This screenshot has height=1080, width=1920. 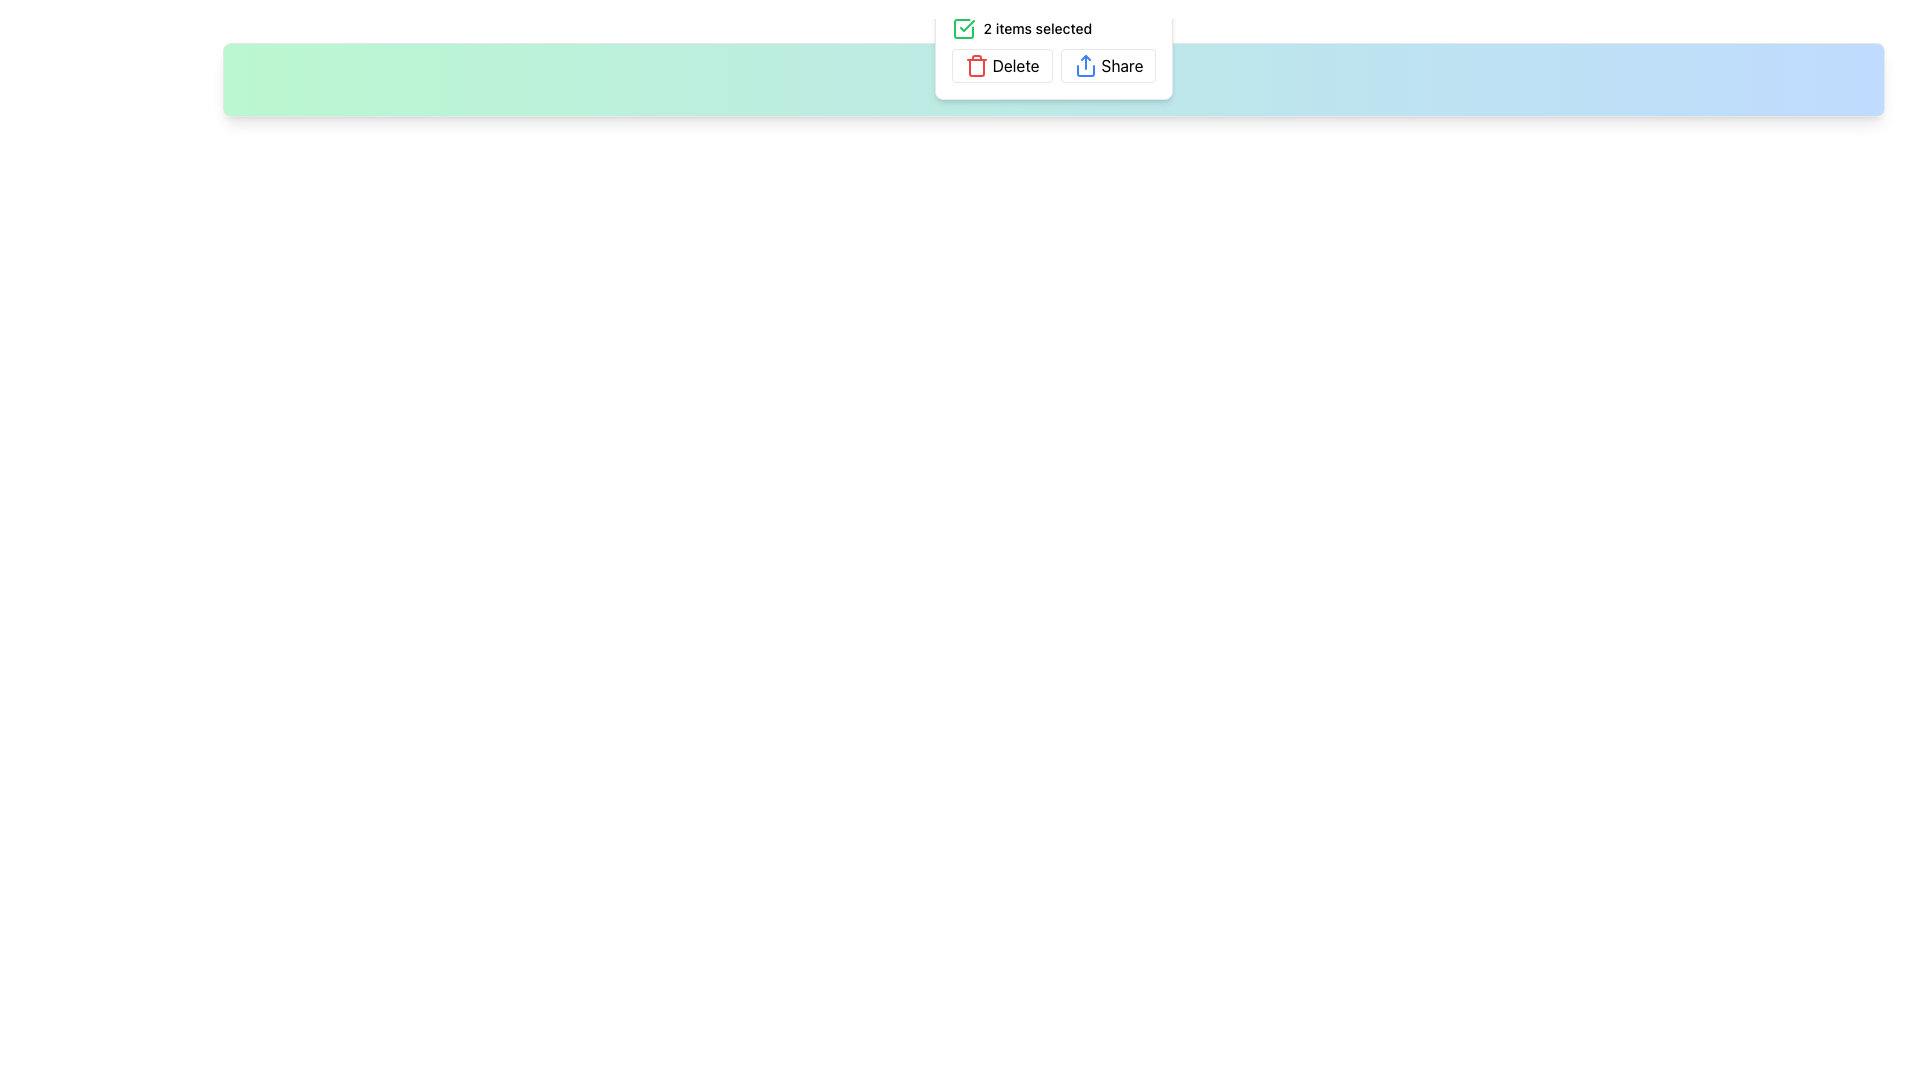 I want to click on the green check icon that is enclosed within a square outline, which indicates the number of selected items and is located to the left of the text label '2 items selected.', so click(x=963, y=29).